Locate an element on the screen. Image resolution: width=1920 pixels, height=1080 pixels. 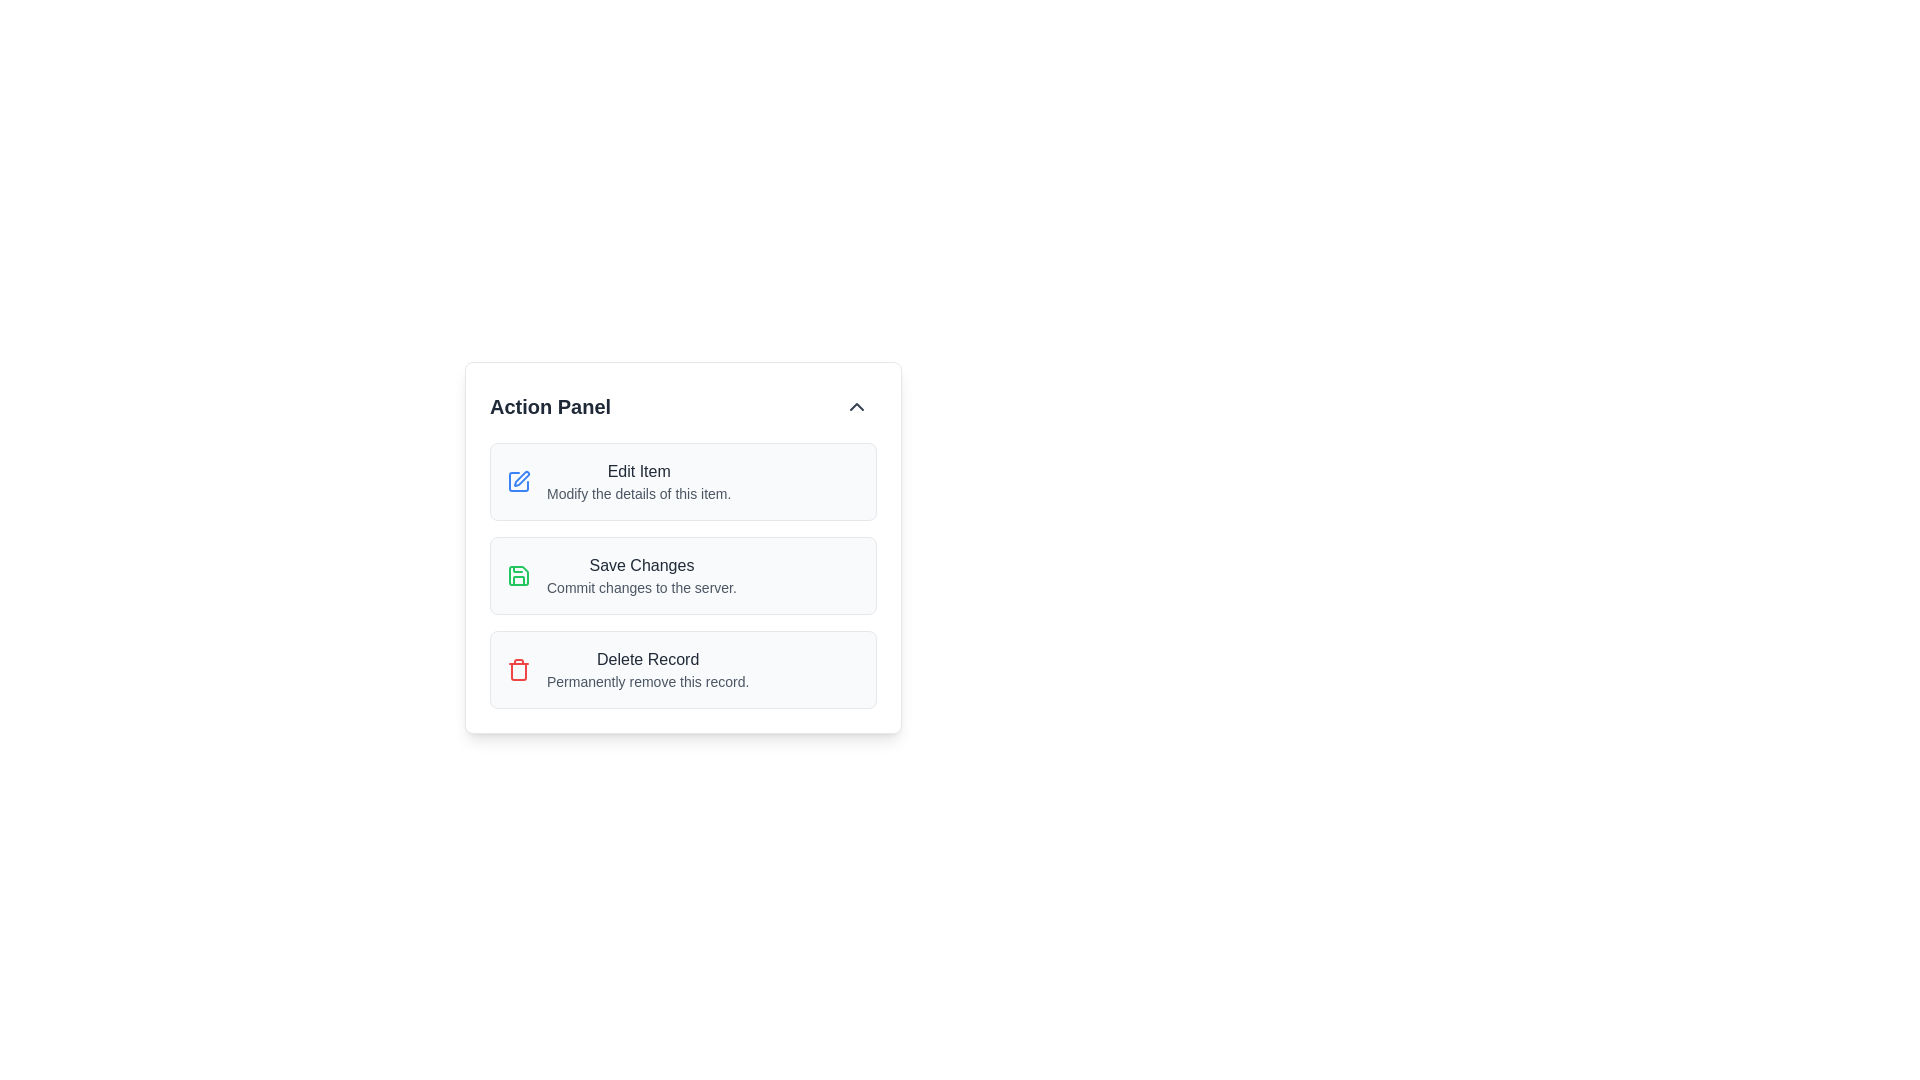
the second button in the 'Action Panel' for committing updates to the server is located at coordinates (683, 575).